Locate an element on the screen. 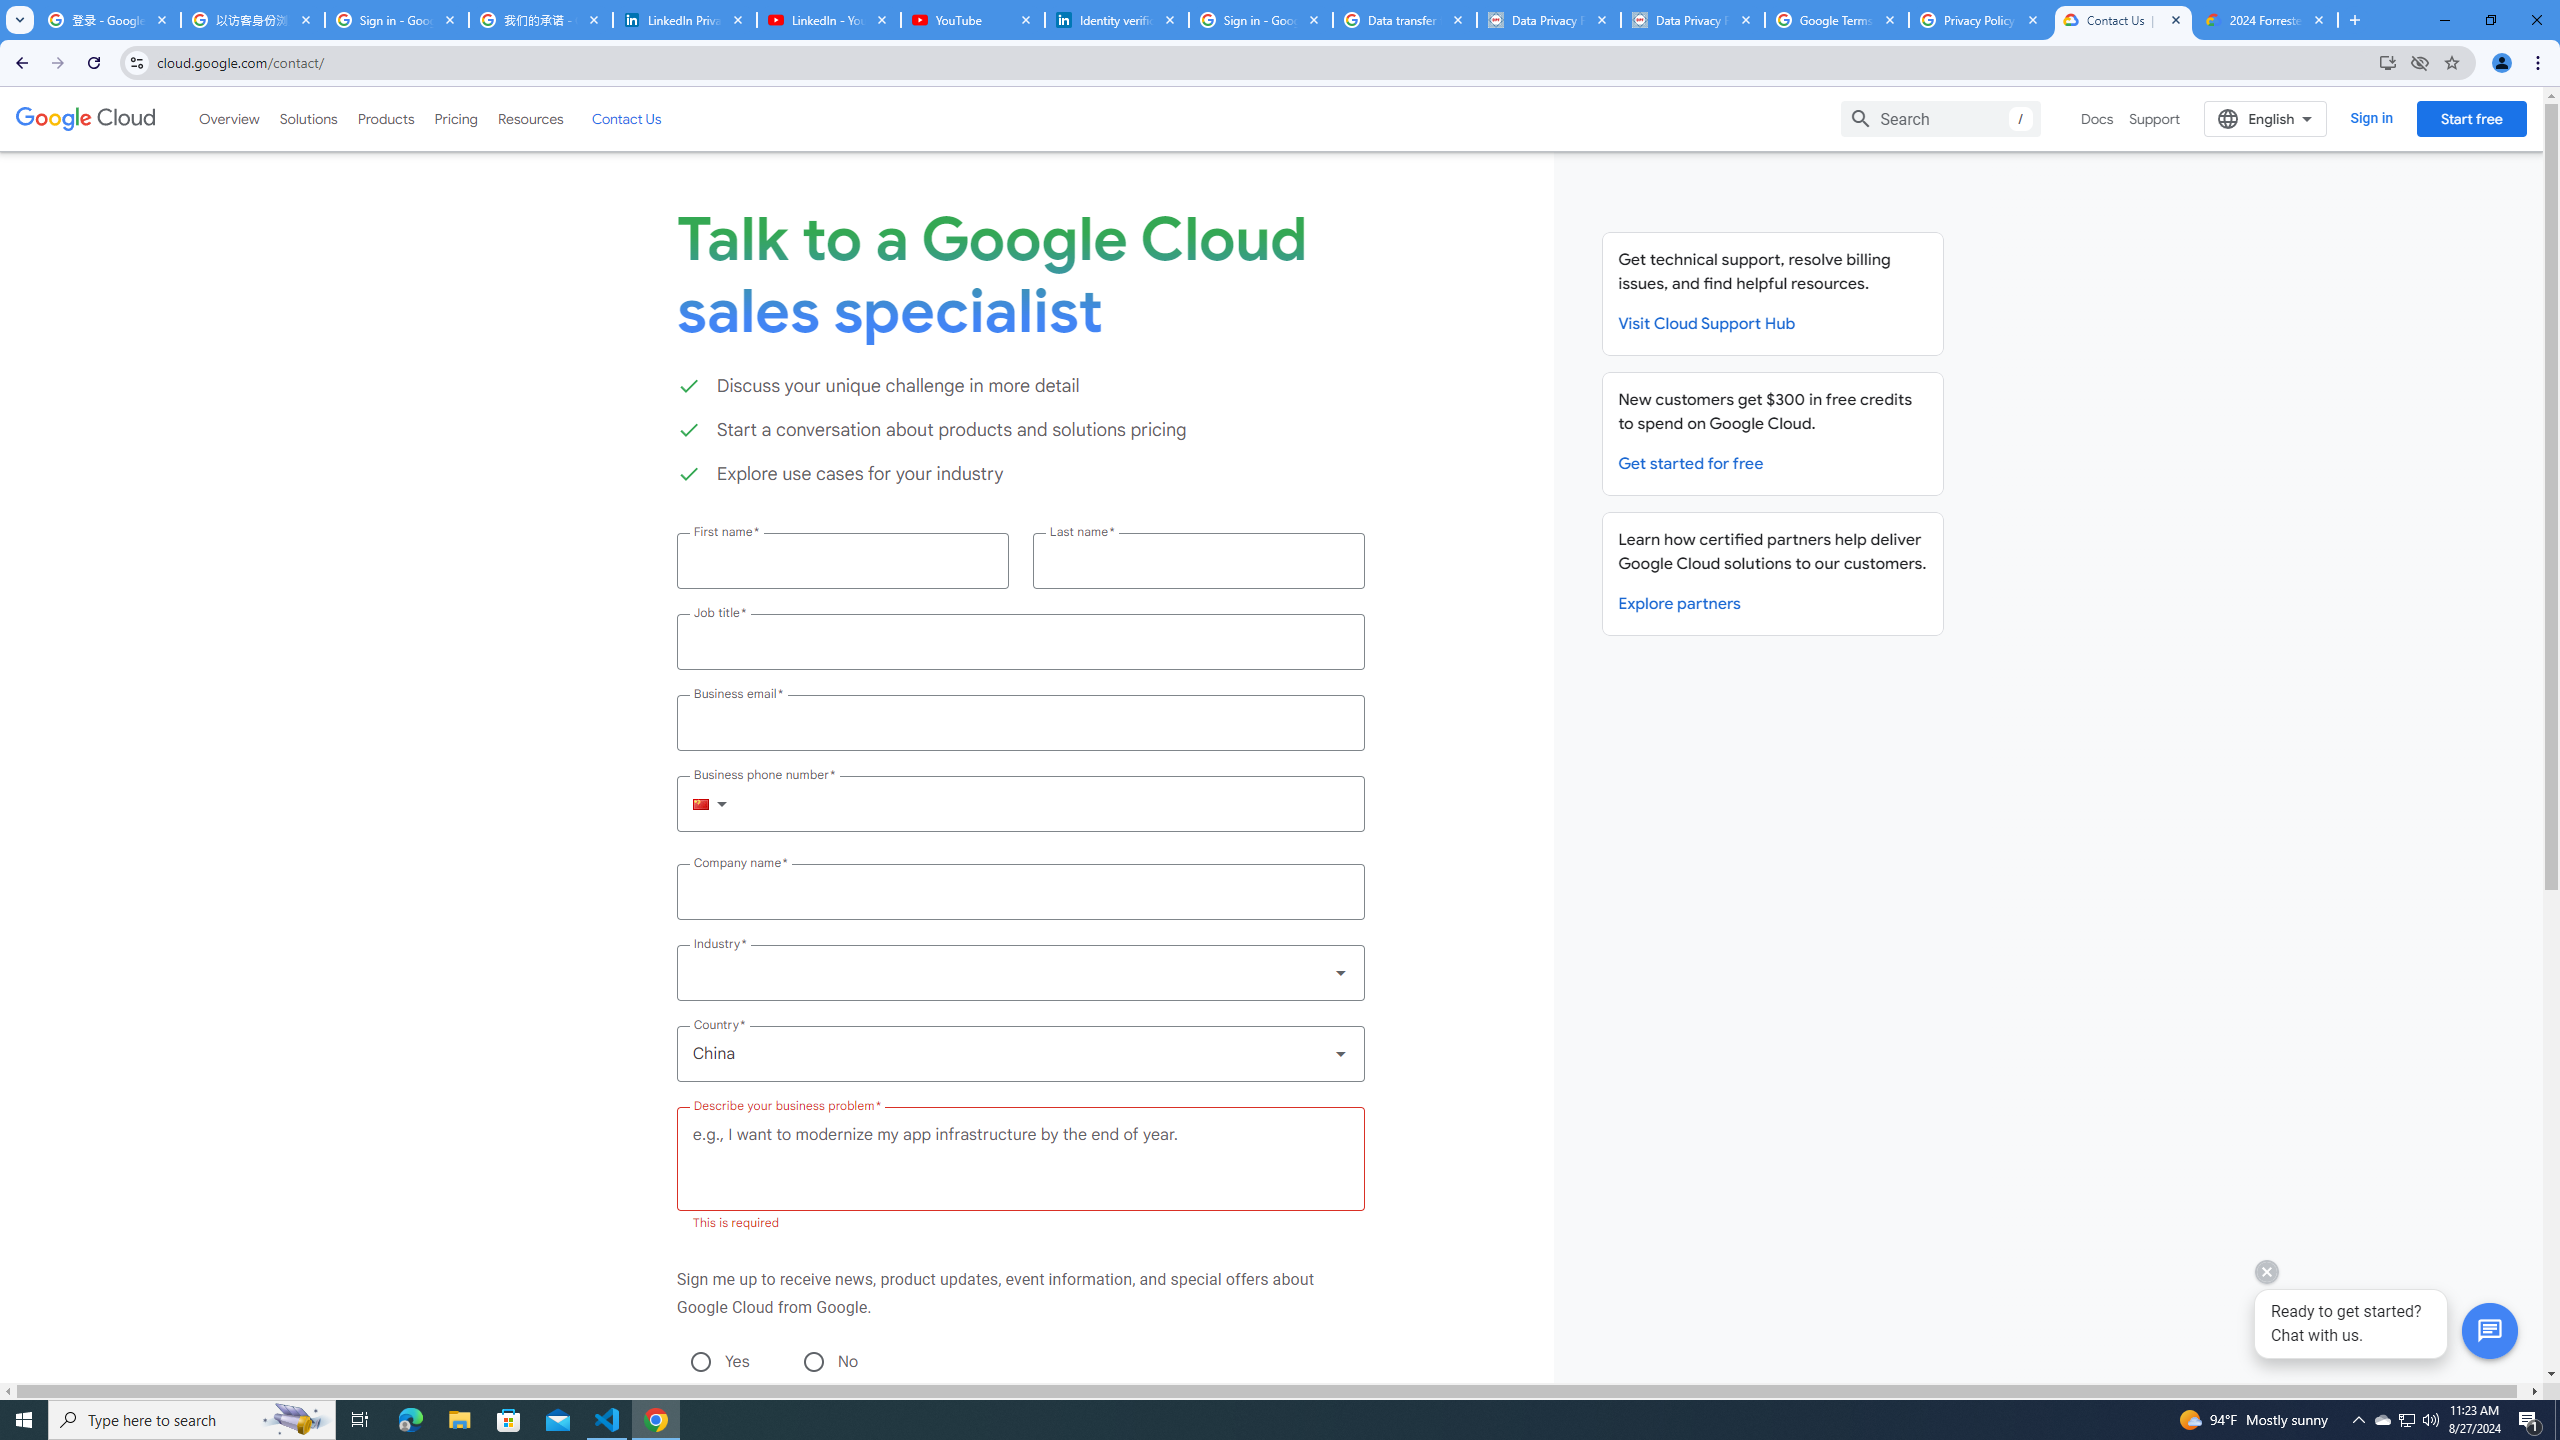  'YouTube' is located at coordinates (971, 19).